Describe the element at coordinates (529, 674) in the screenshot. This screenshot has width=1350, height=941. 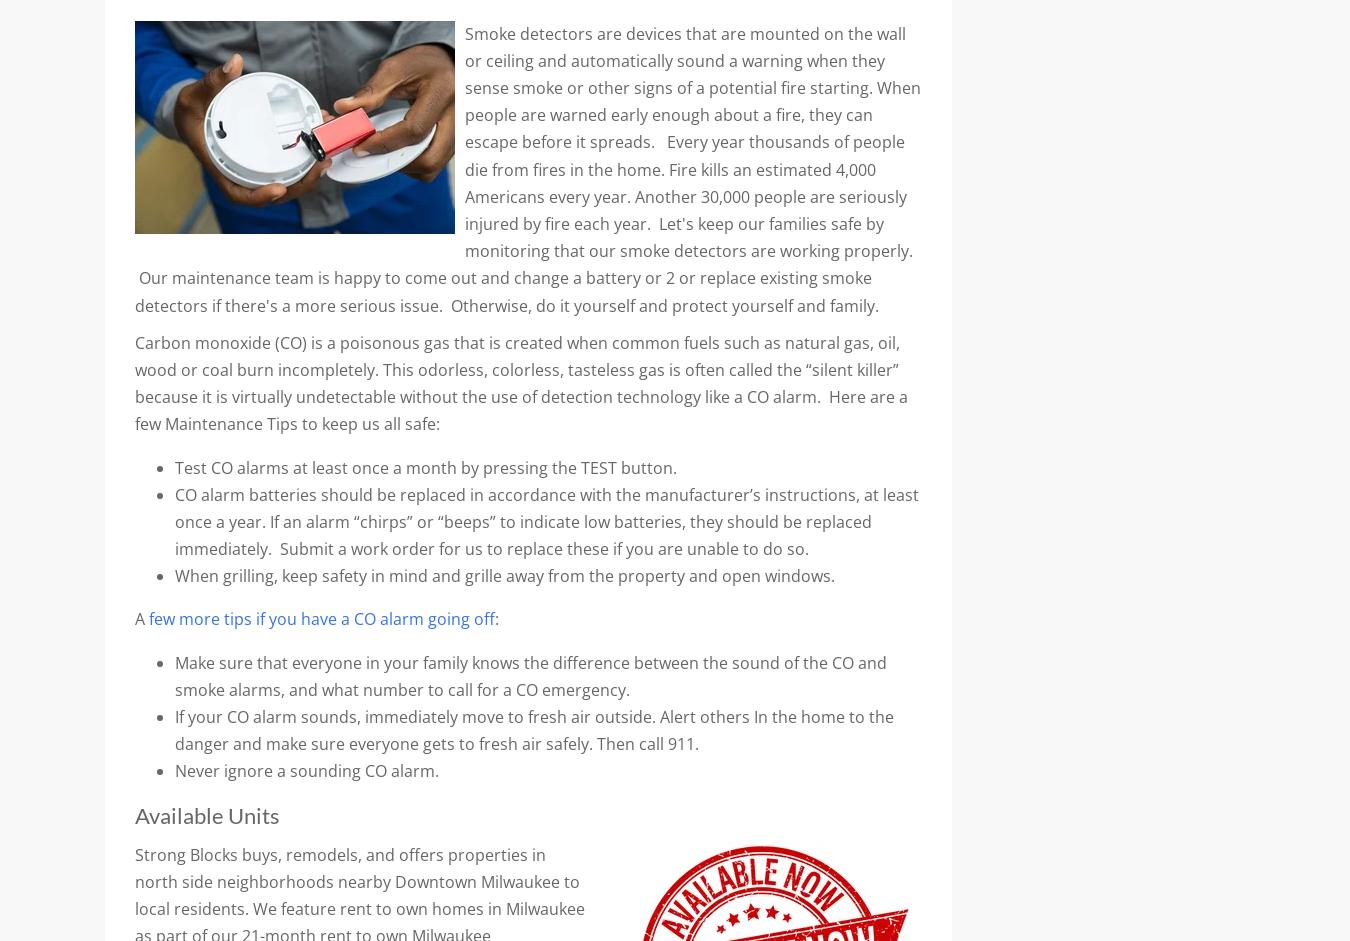
I see `'Make sure that everyone in your family knows the difference between the sound of the CO and smoke alarms, and what number to call for a CO emergency.'` at that location.